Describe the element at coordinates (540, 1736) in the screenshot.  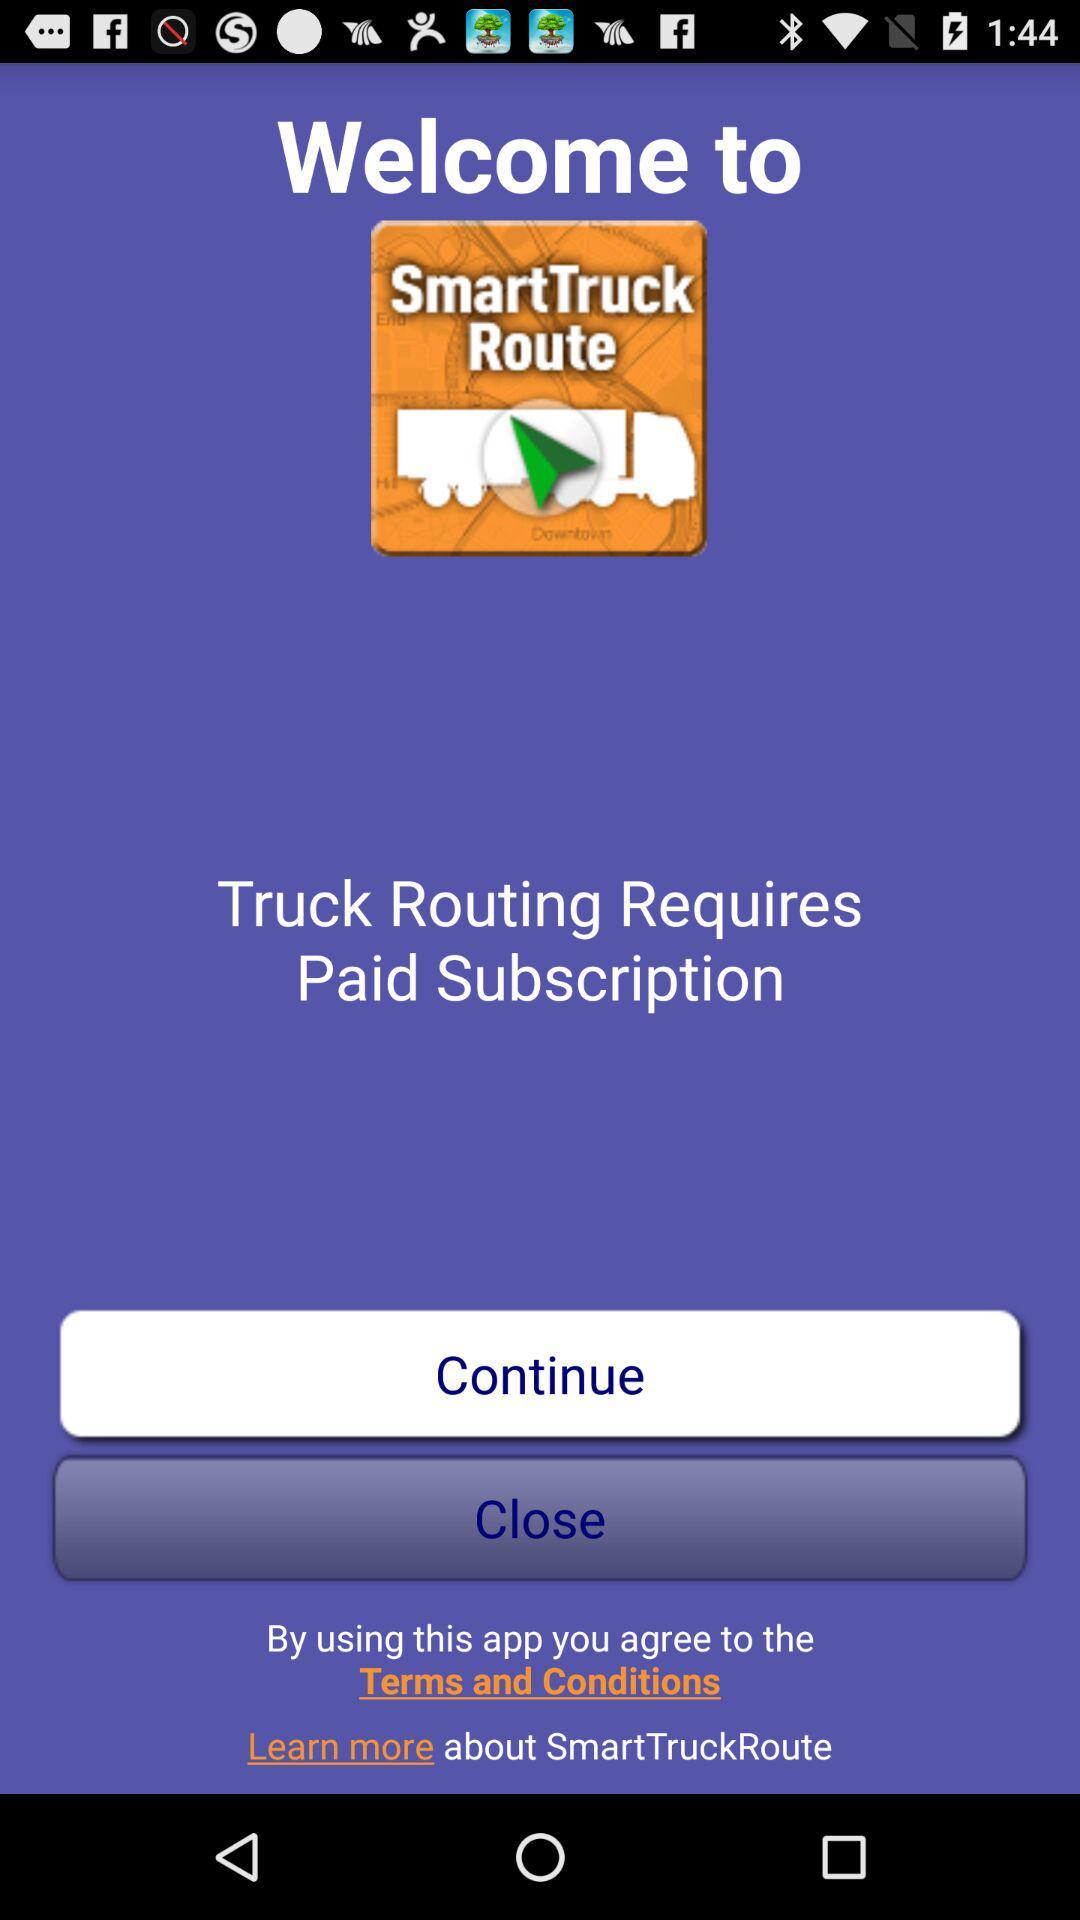
I see `learn more about icon` at that location.